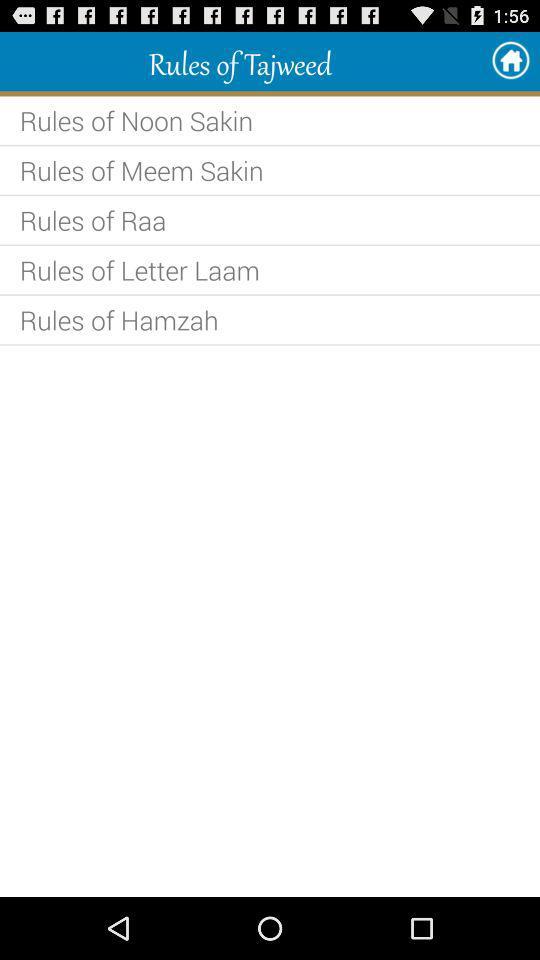  What do you see at coordinates (510, 61) in the screenshot?
I see `the item at the top right corner` at bounding box center [510, 61].